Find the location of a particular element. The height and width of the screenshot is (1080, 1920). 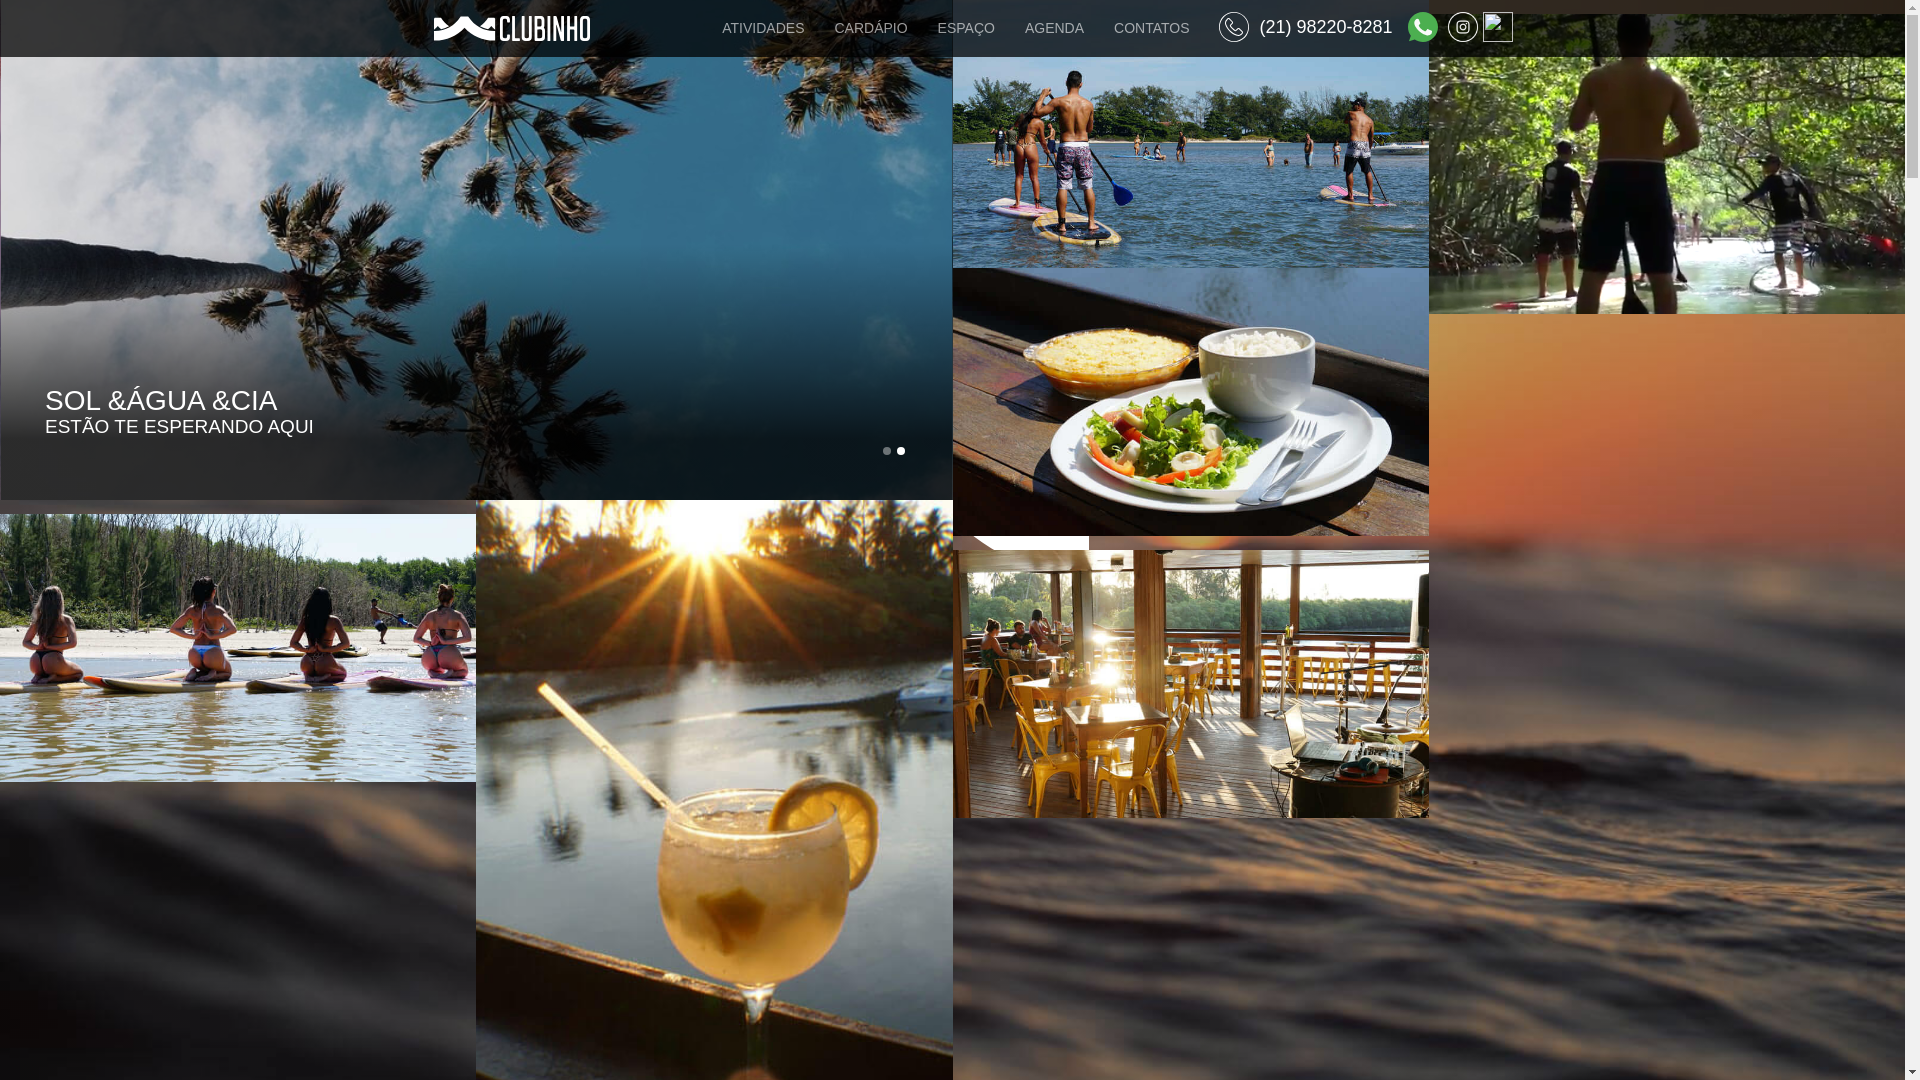

'(21) 98220-8281' is located at coordinates (1305, 27).